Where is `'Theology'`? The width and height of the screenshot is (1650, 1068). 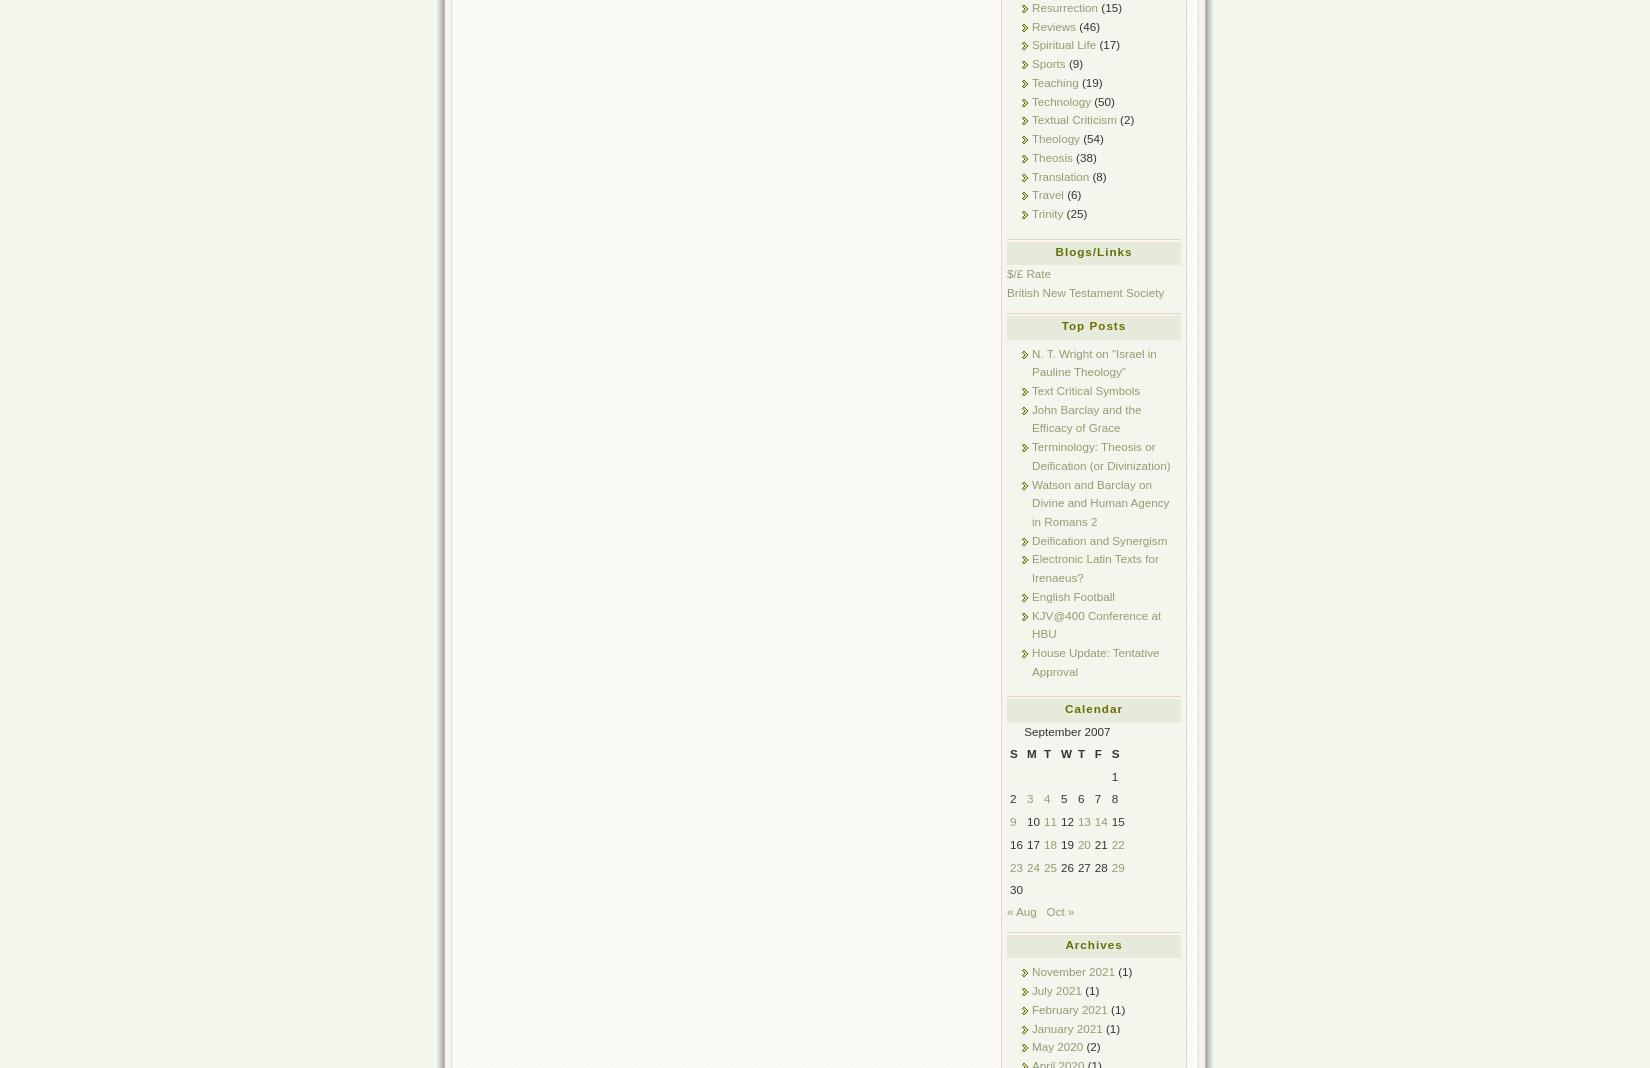
'Theology' is located at coordinates (1055, 138).